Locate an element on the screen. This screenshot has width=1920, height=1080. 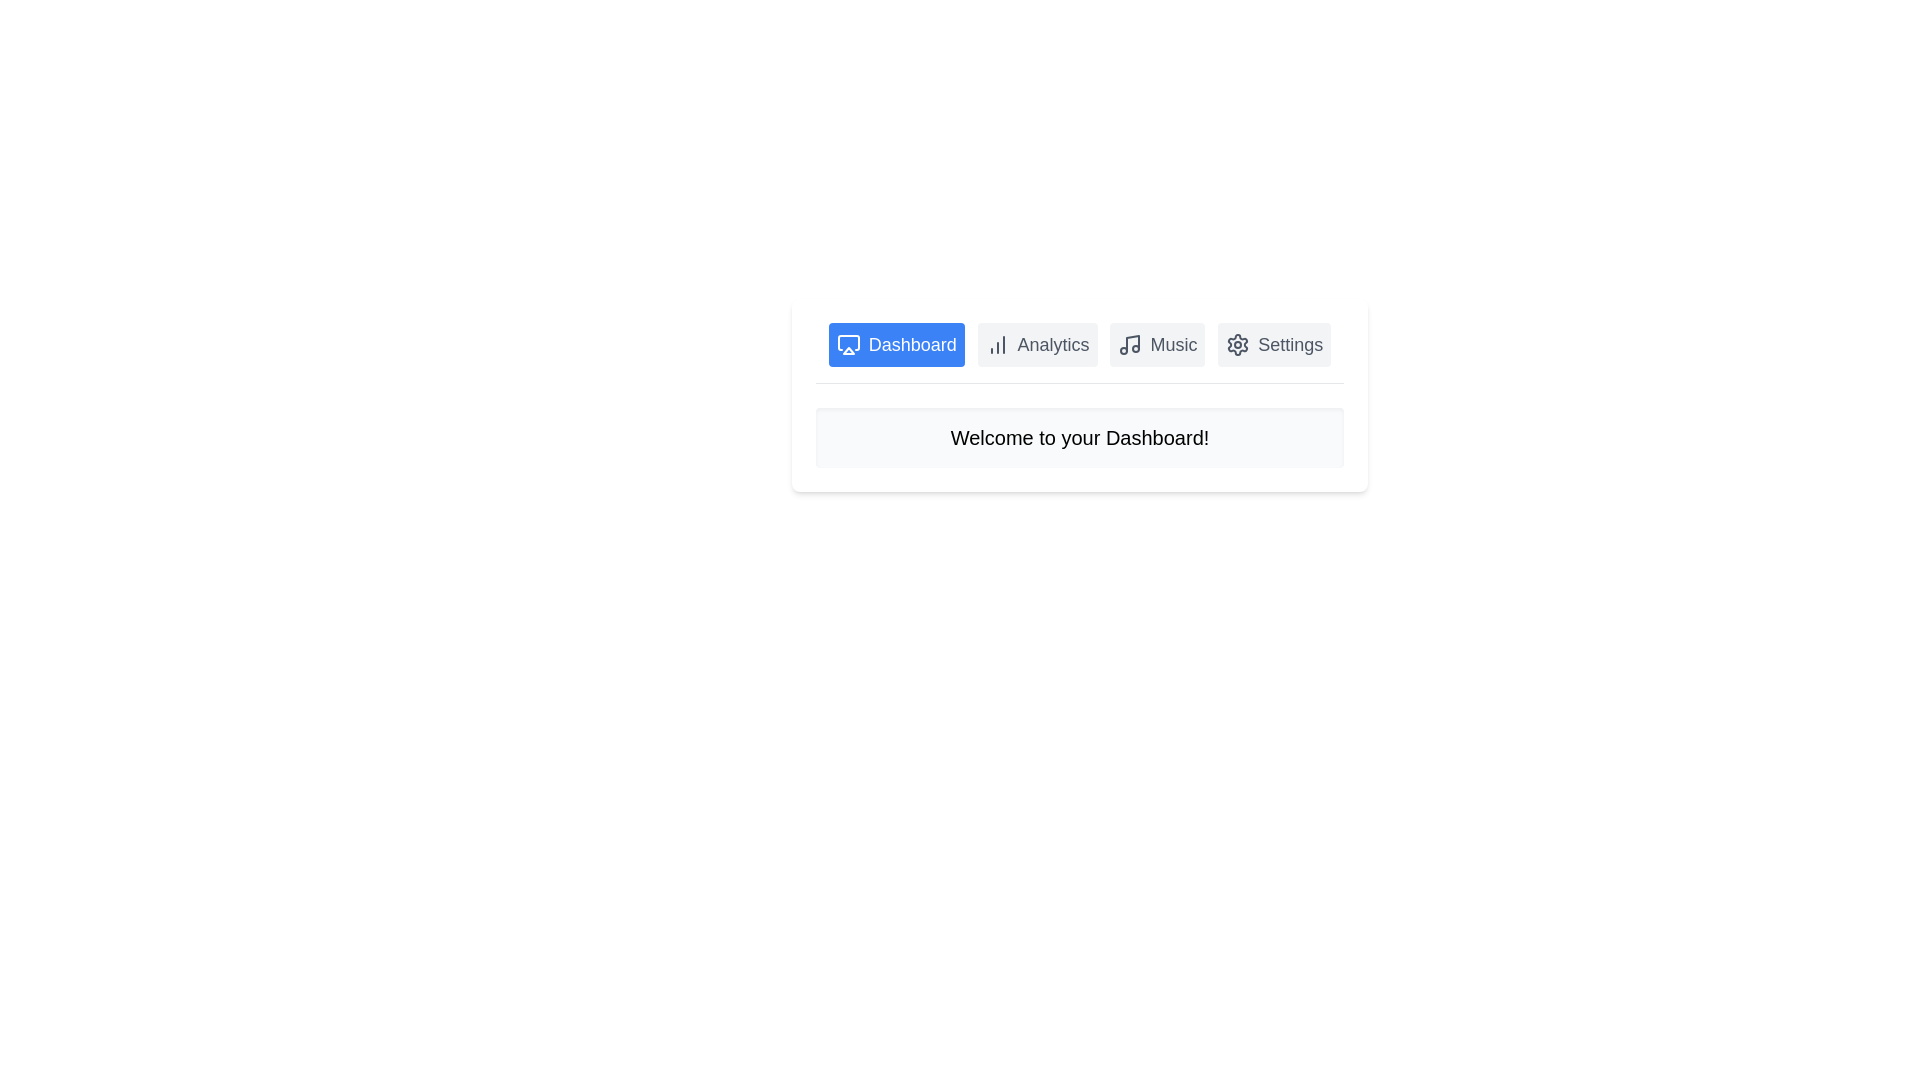
the 'Settings' button, which is the fourth button in a row of buttons styled with rounded edges and a light gray background is located at coordinates (1273, 343).